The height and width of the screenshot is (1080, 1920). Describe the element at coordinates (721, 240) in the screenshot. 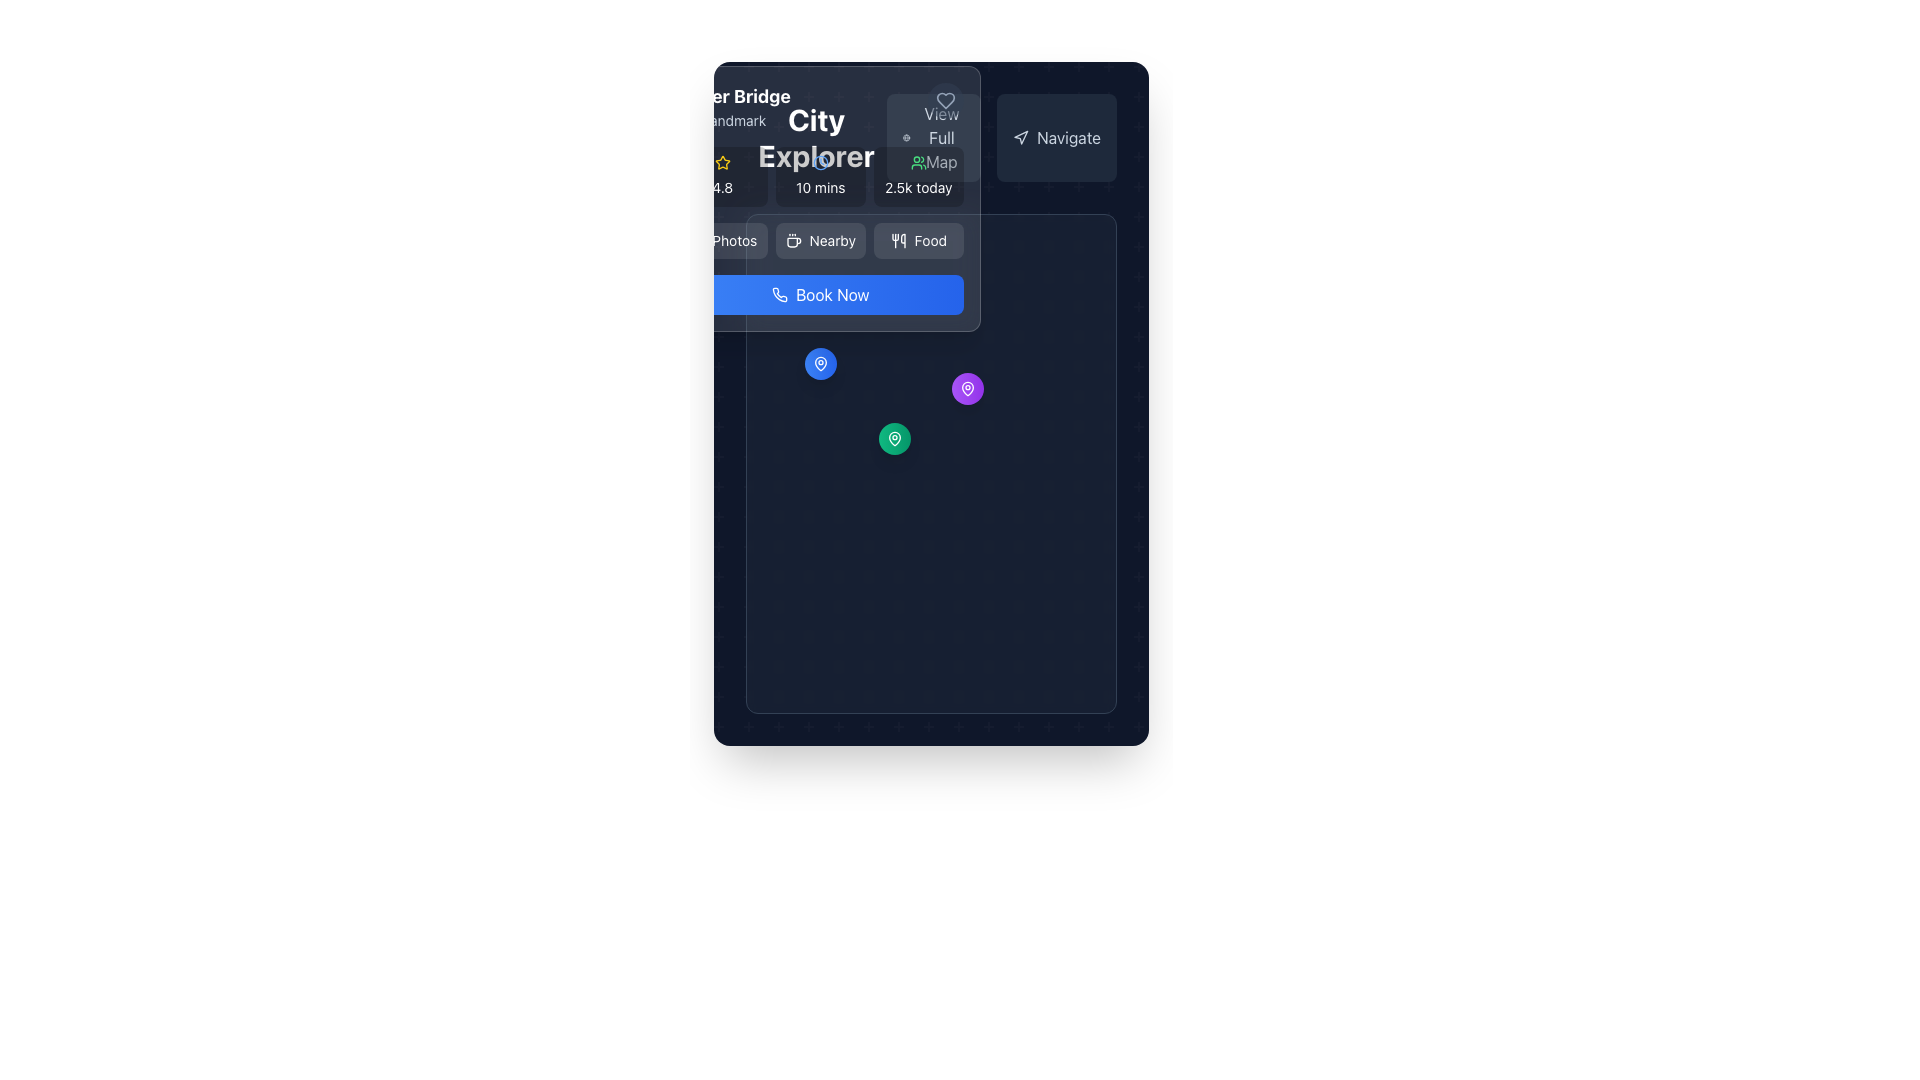

I see `the first button in a group of three buttons that likely navigates to the 'Photos' section` at that location.